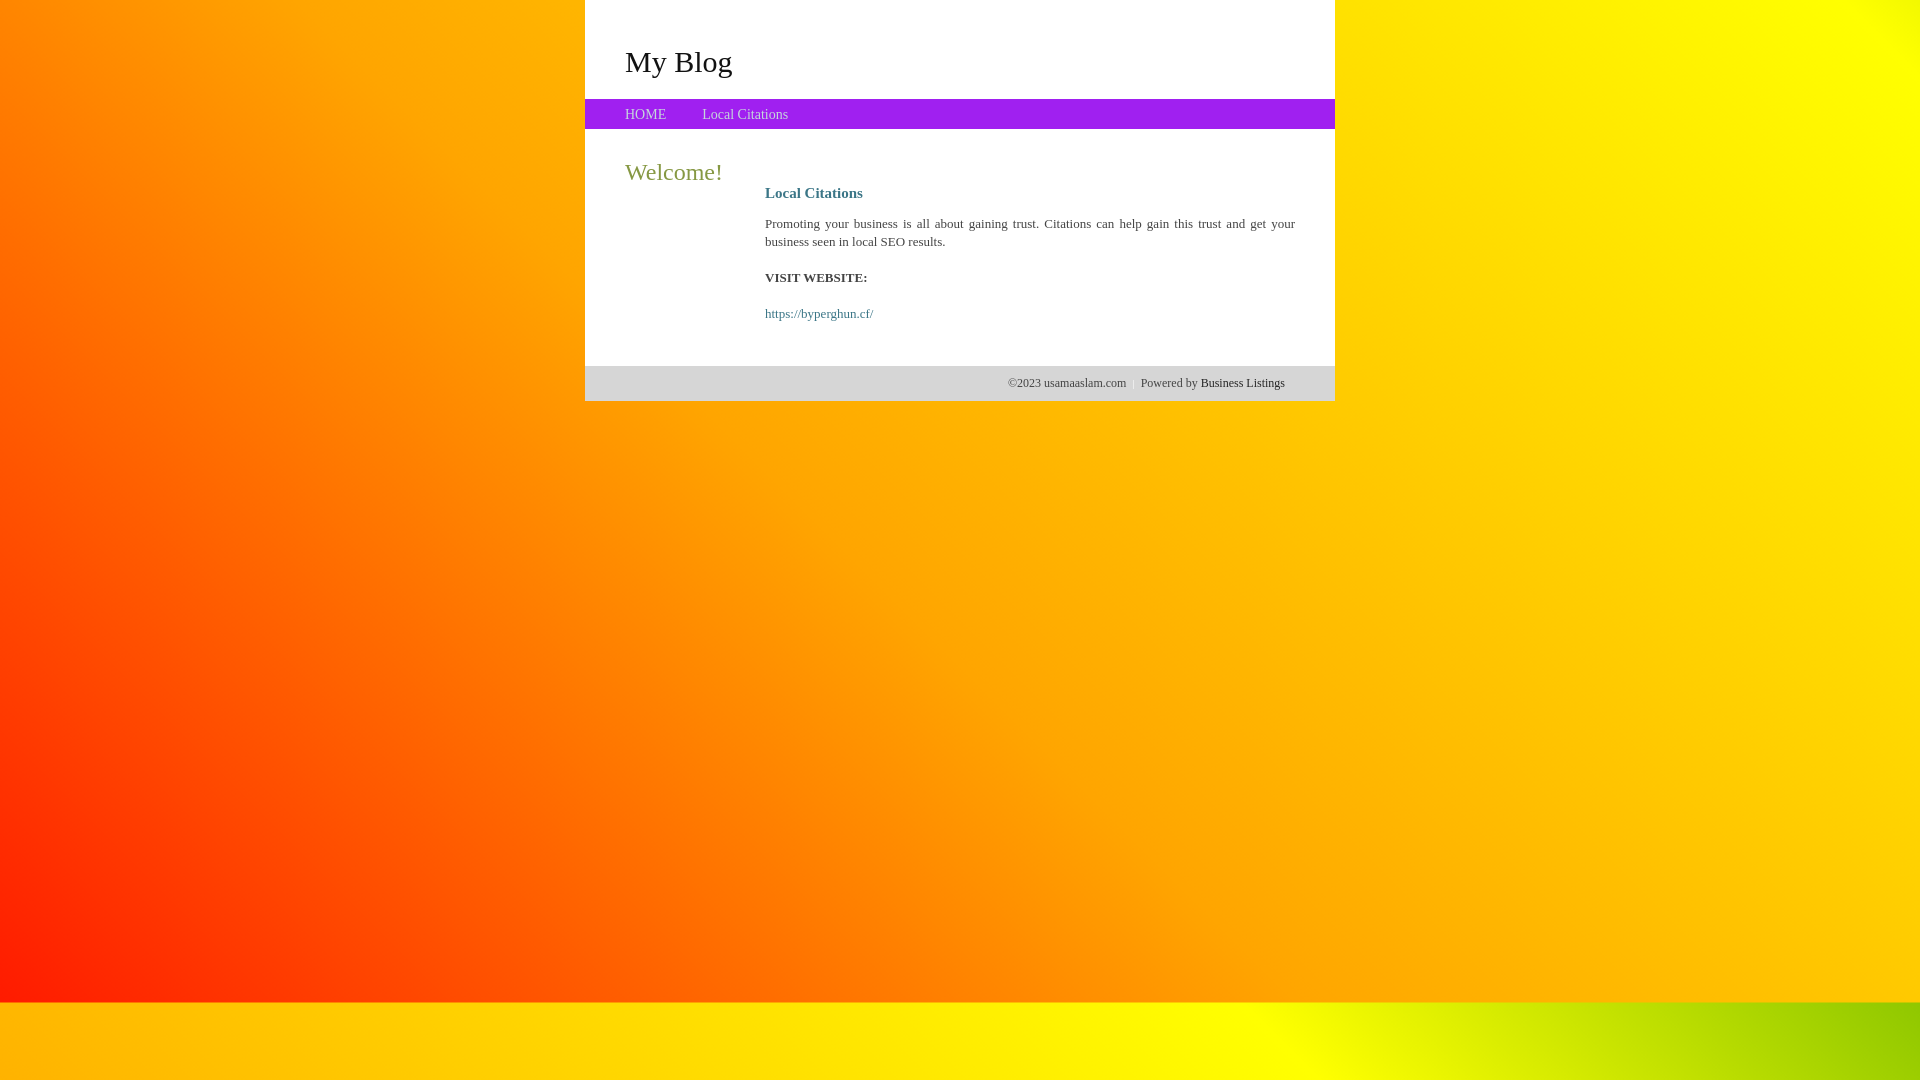  What do you see at coordinates (1242, 382) in the screenshot?
I see `'Business Listings'` at bounding box center [1242, 382].